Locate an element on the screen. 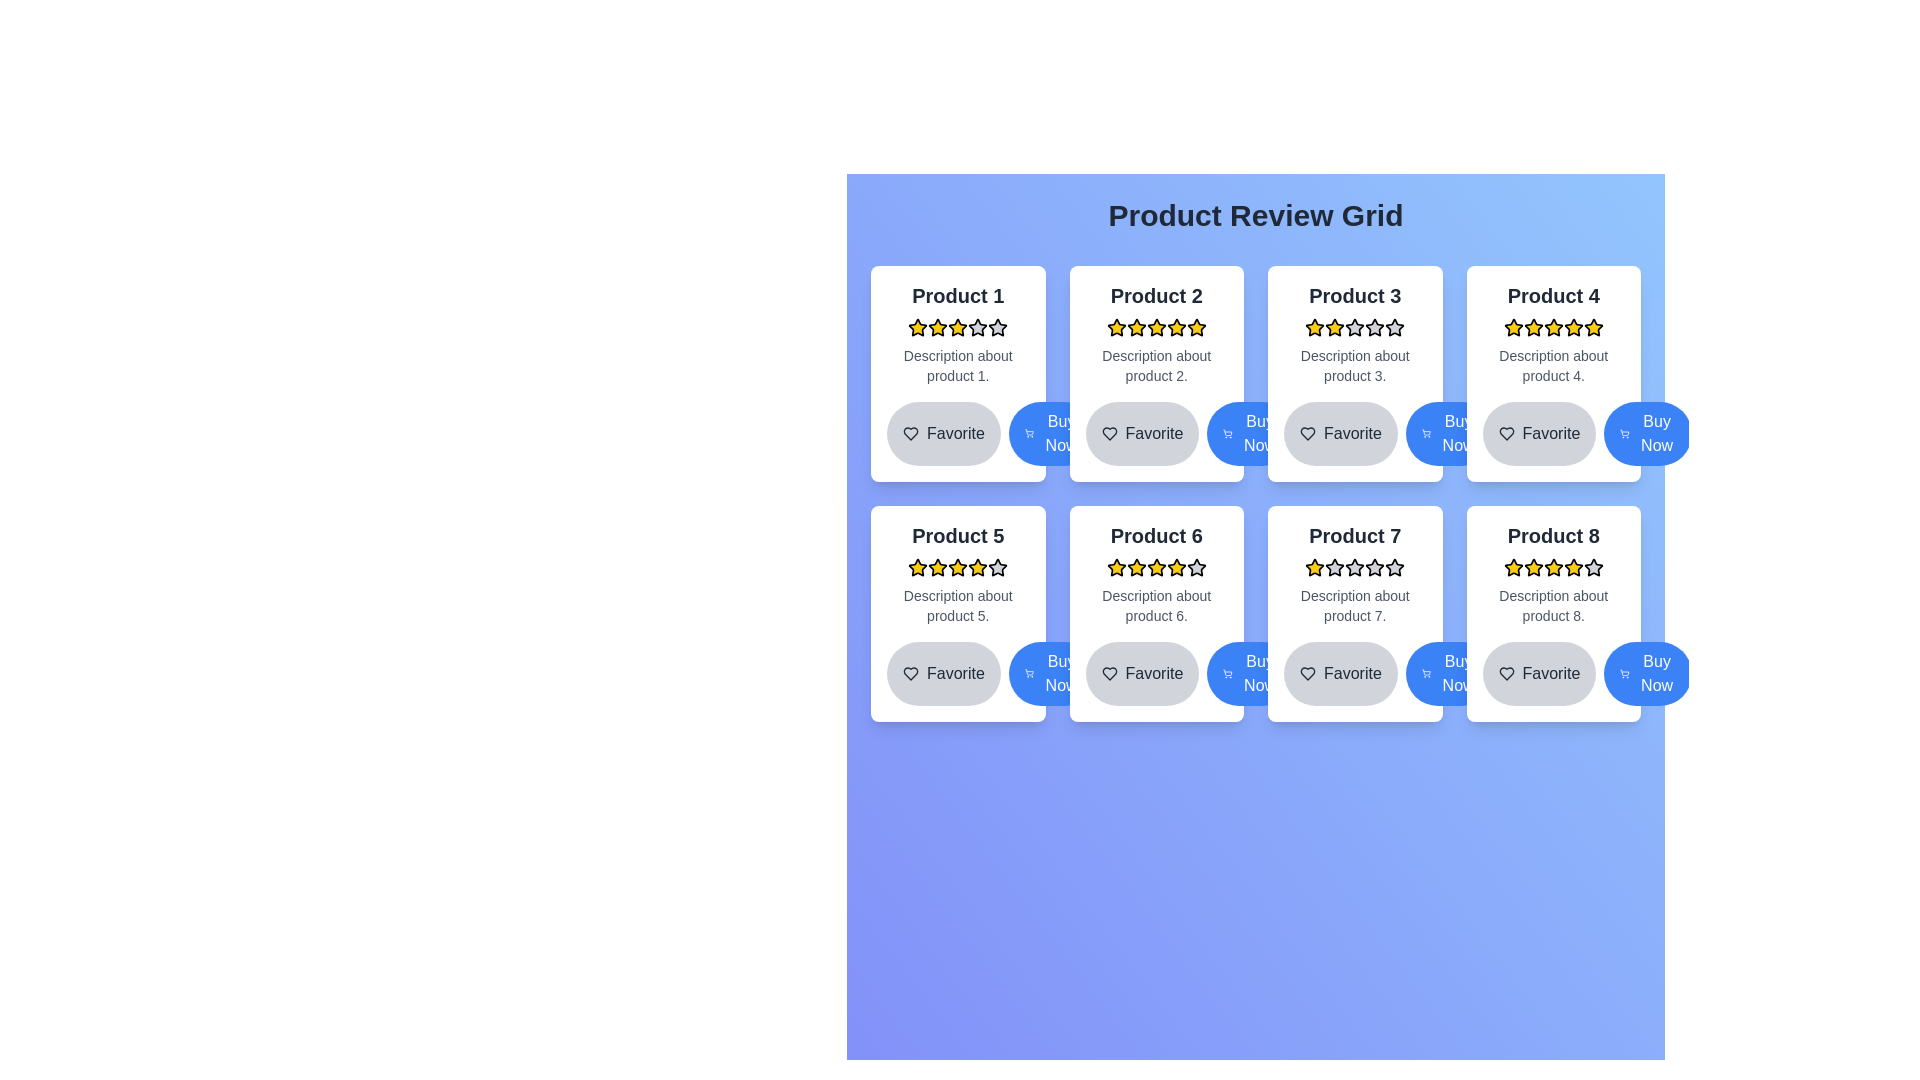 This screenshot has height=1080, width=1920. text label 'Product 7' located at the center-top of the seventh card in the grid layout for identification is located at coordinates (1355, 535).